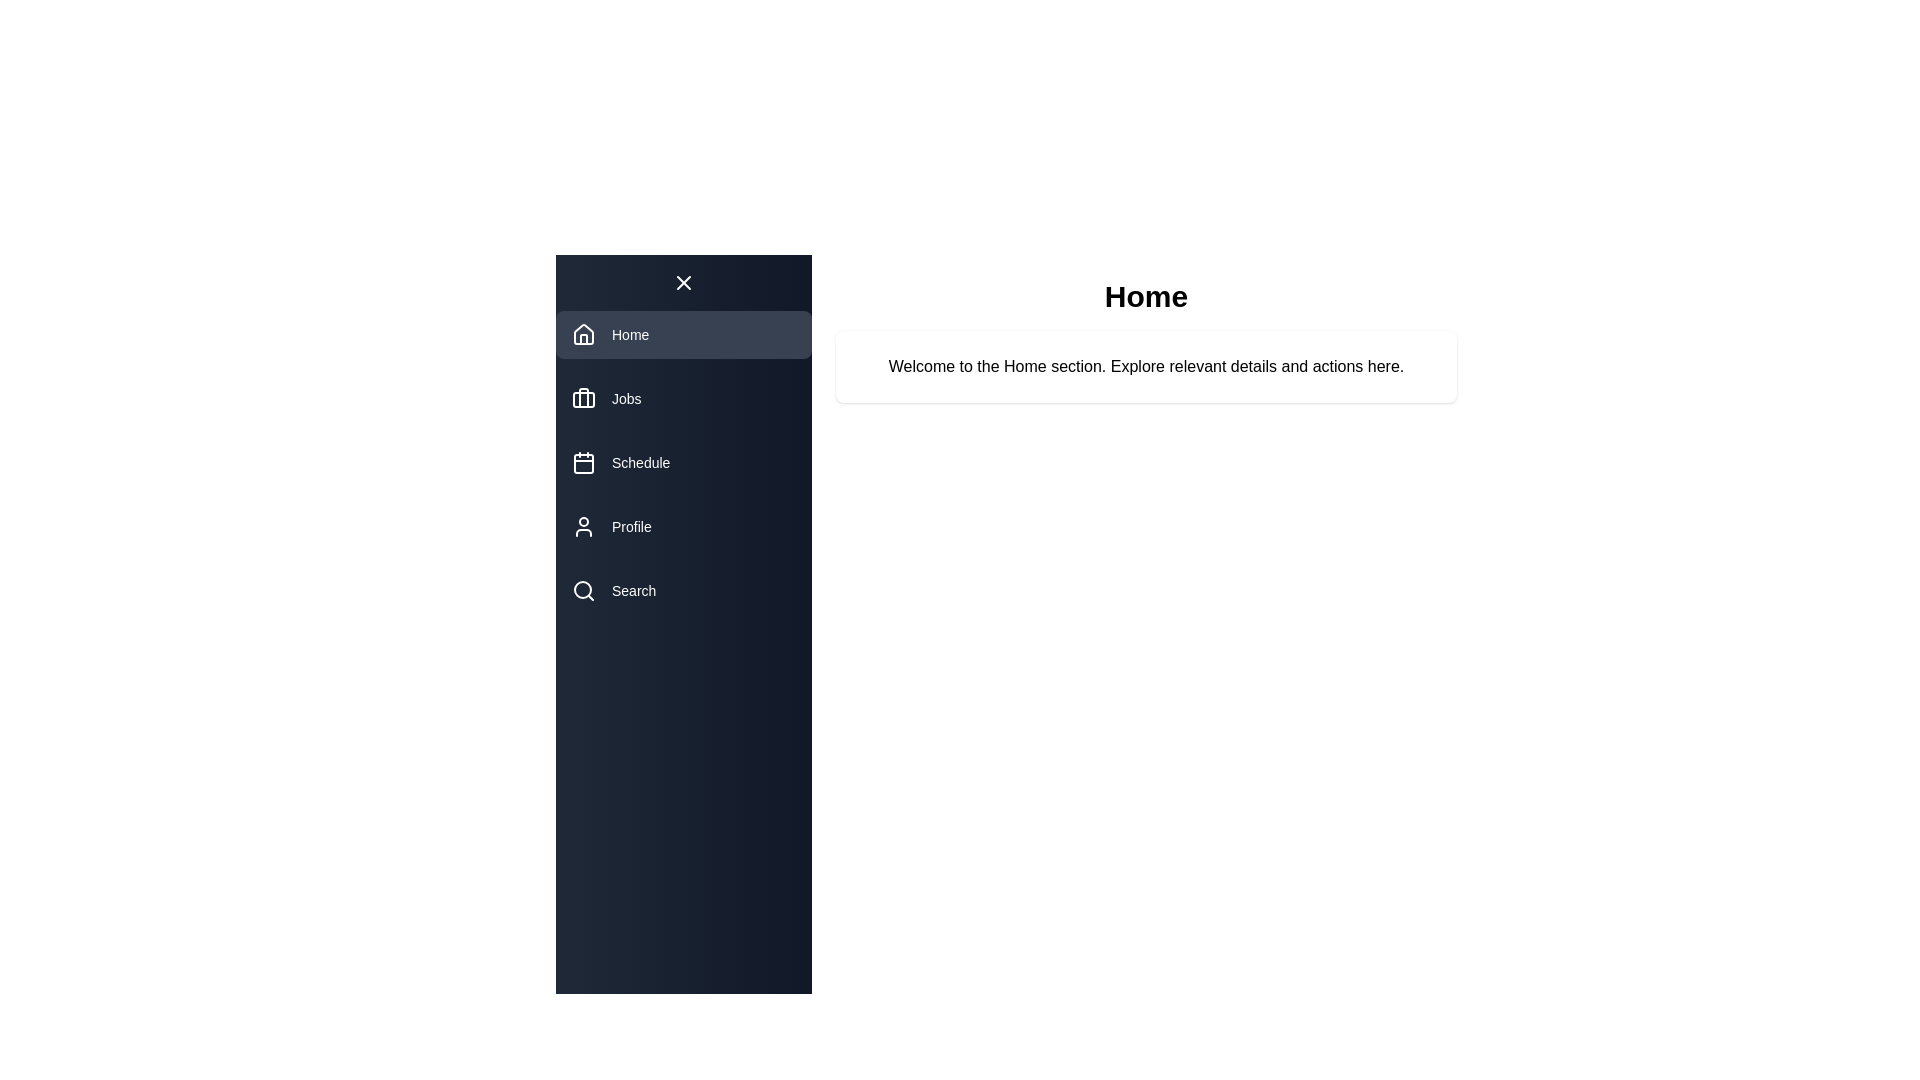  What do you see at coordinates (684, 462) in the screenshot?
I see `the navigation item Schedule to reveal its tooltip` at bounding box center [684, 462].